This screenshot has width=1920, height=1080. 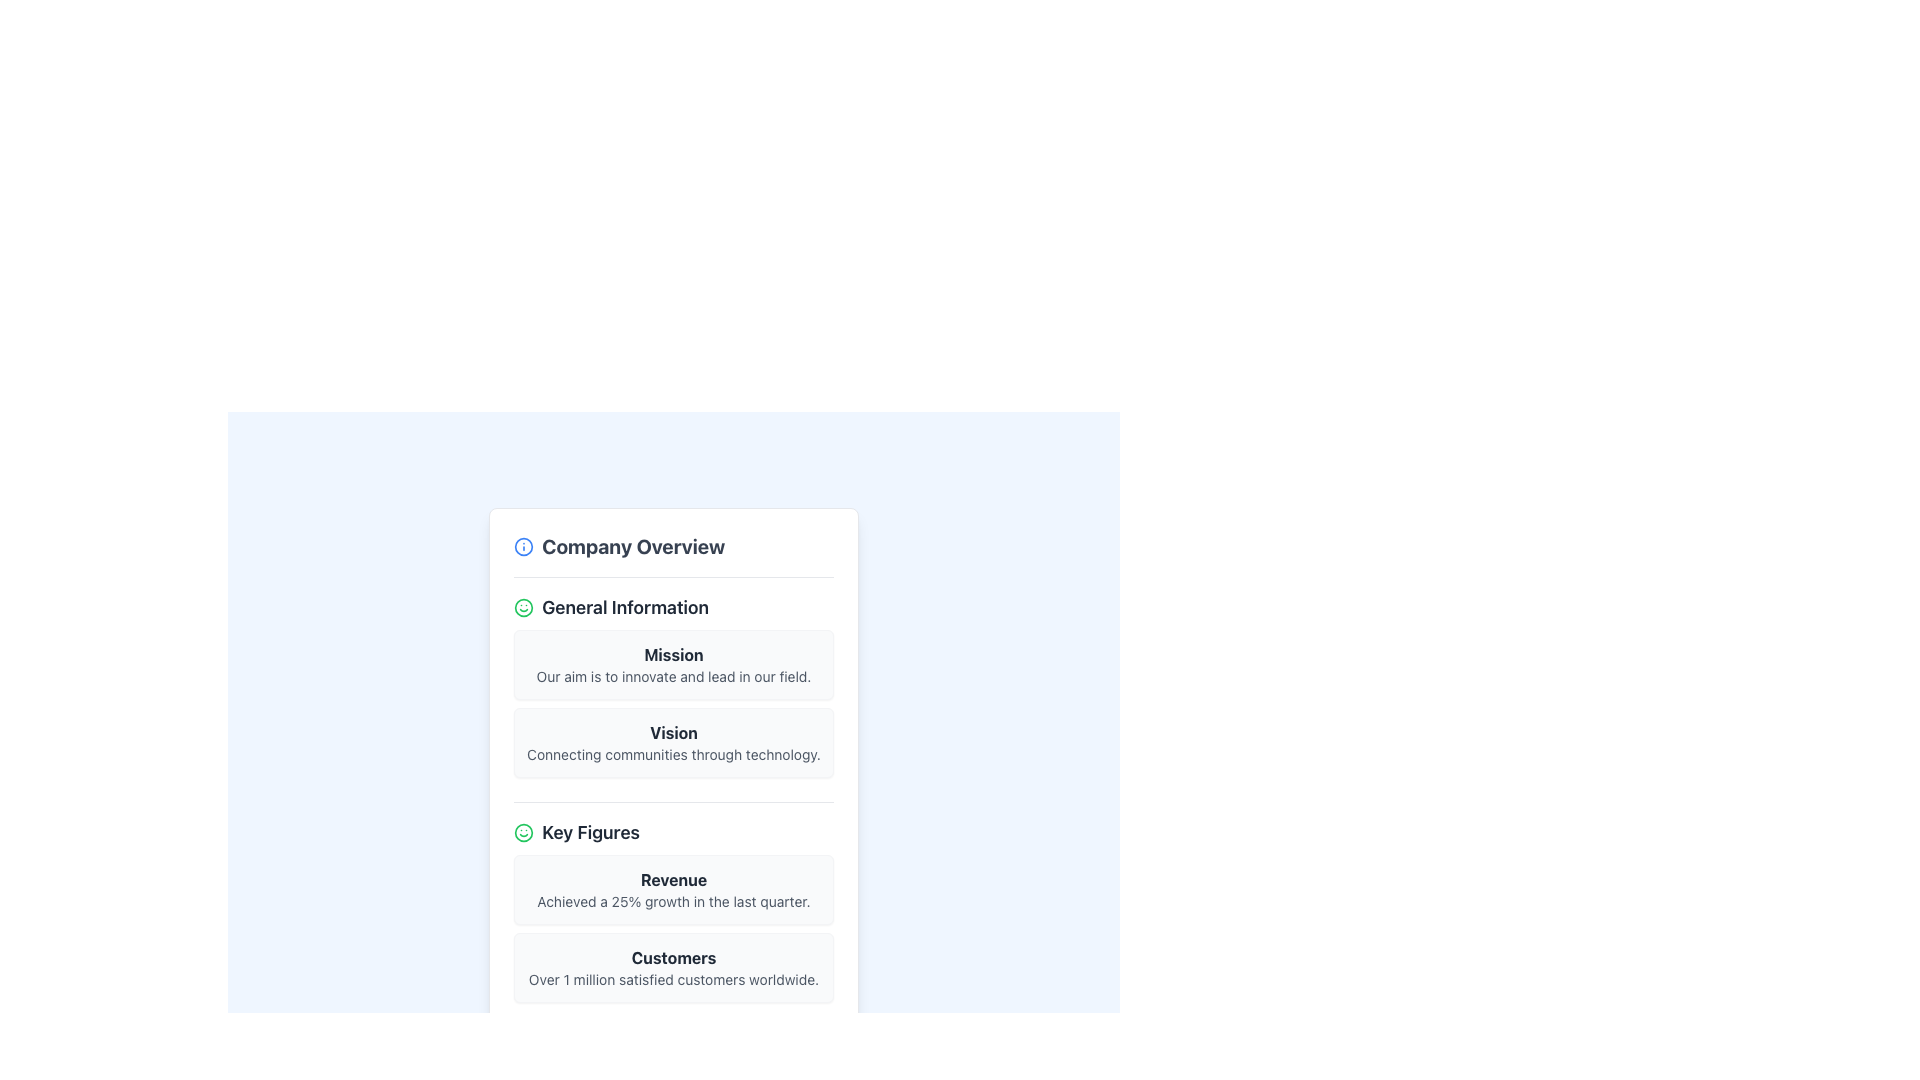 I want to click on the static informational card displaying company vision located in the 'General Information' section of the 'Company Overview' modal, positioned between the 'Mission' card and the 'Key Figures' section, so click(x=673, y=766).